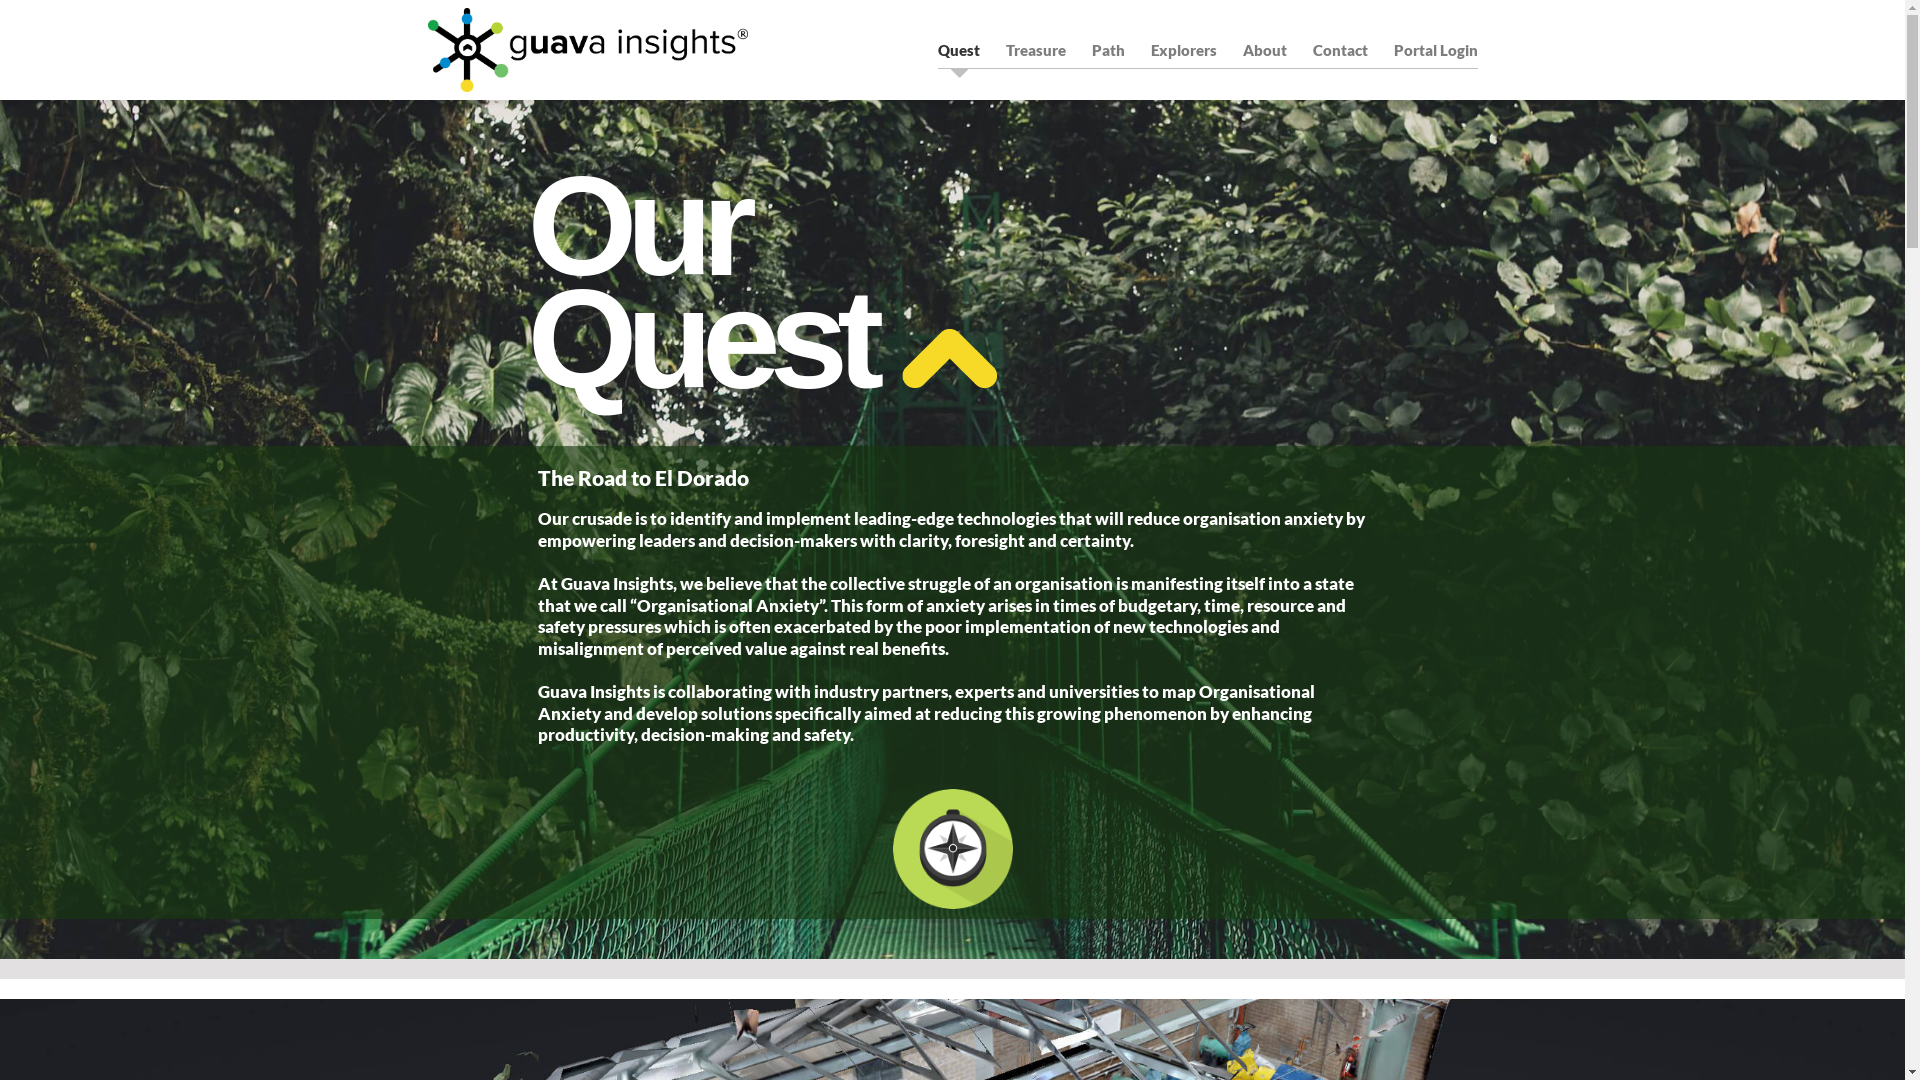 This screenshot has height=1080, width=1920. What do you see at coordinates (958, 49) in the screenshot?
I see `'Quest'` at bounding box center [958, 49].